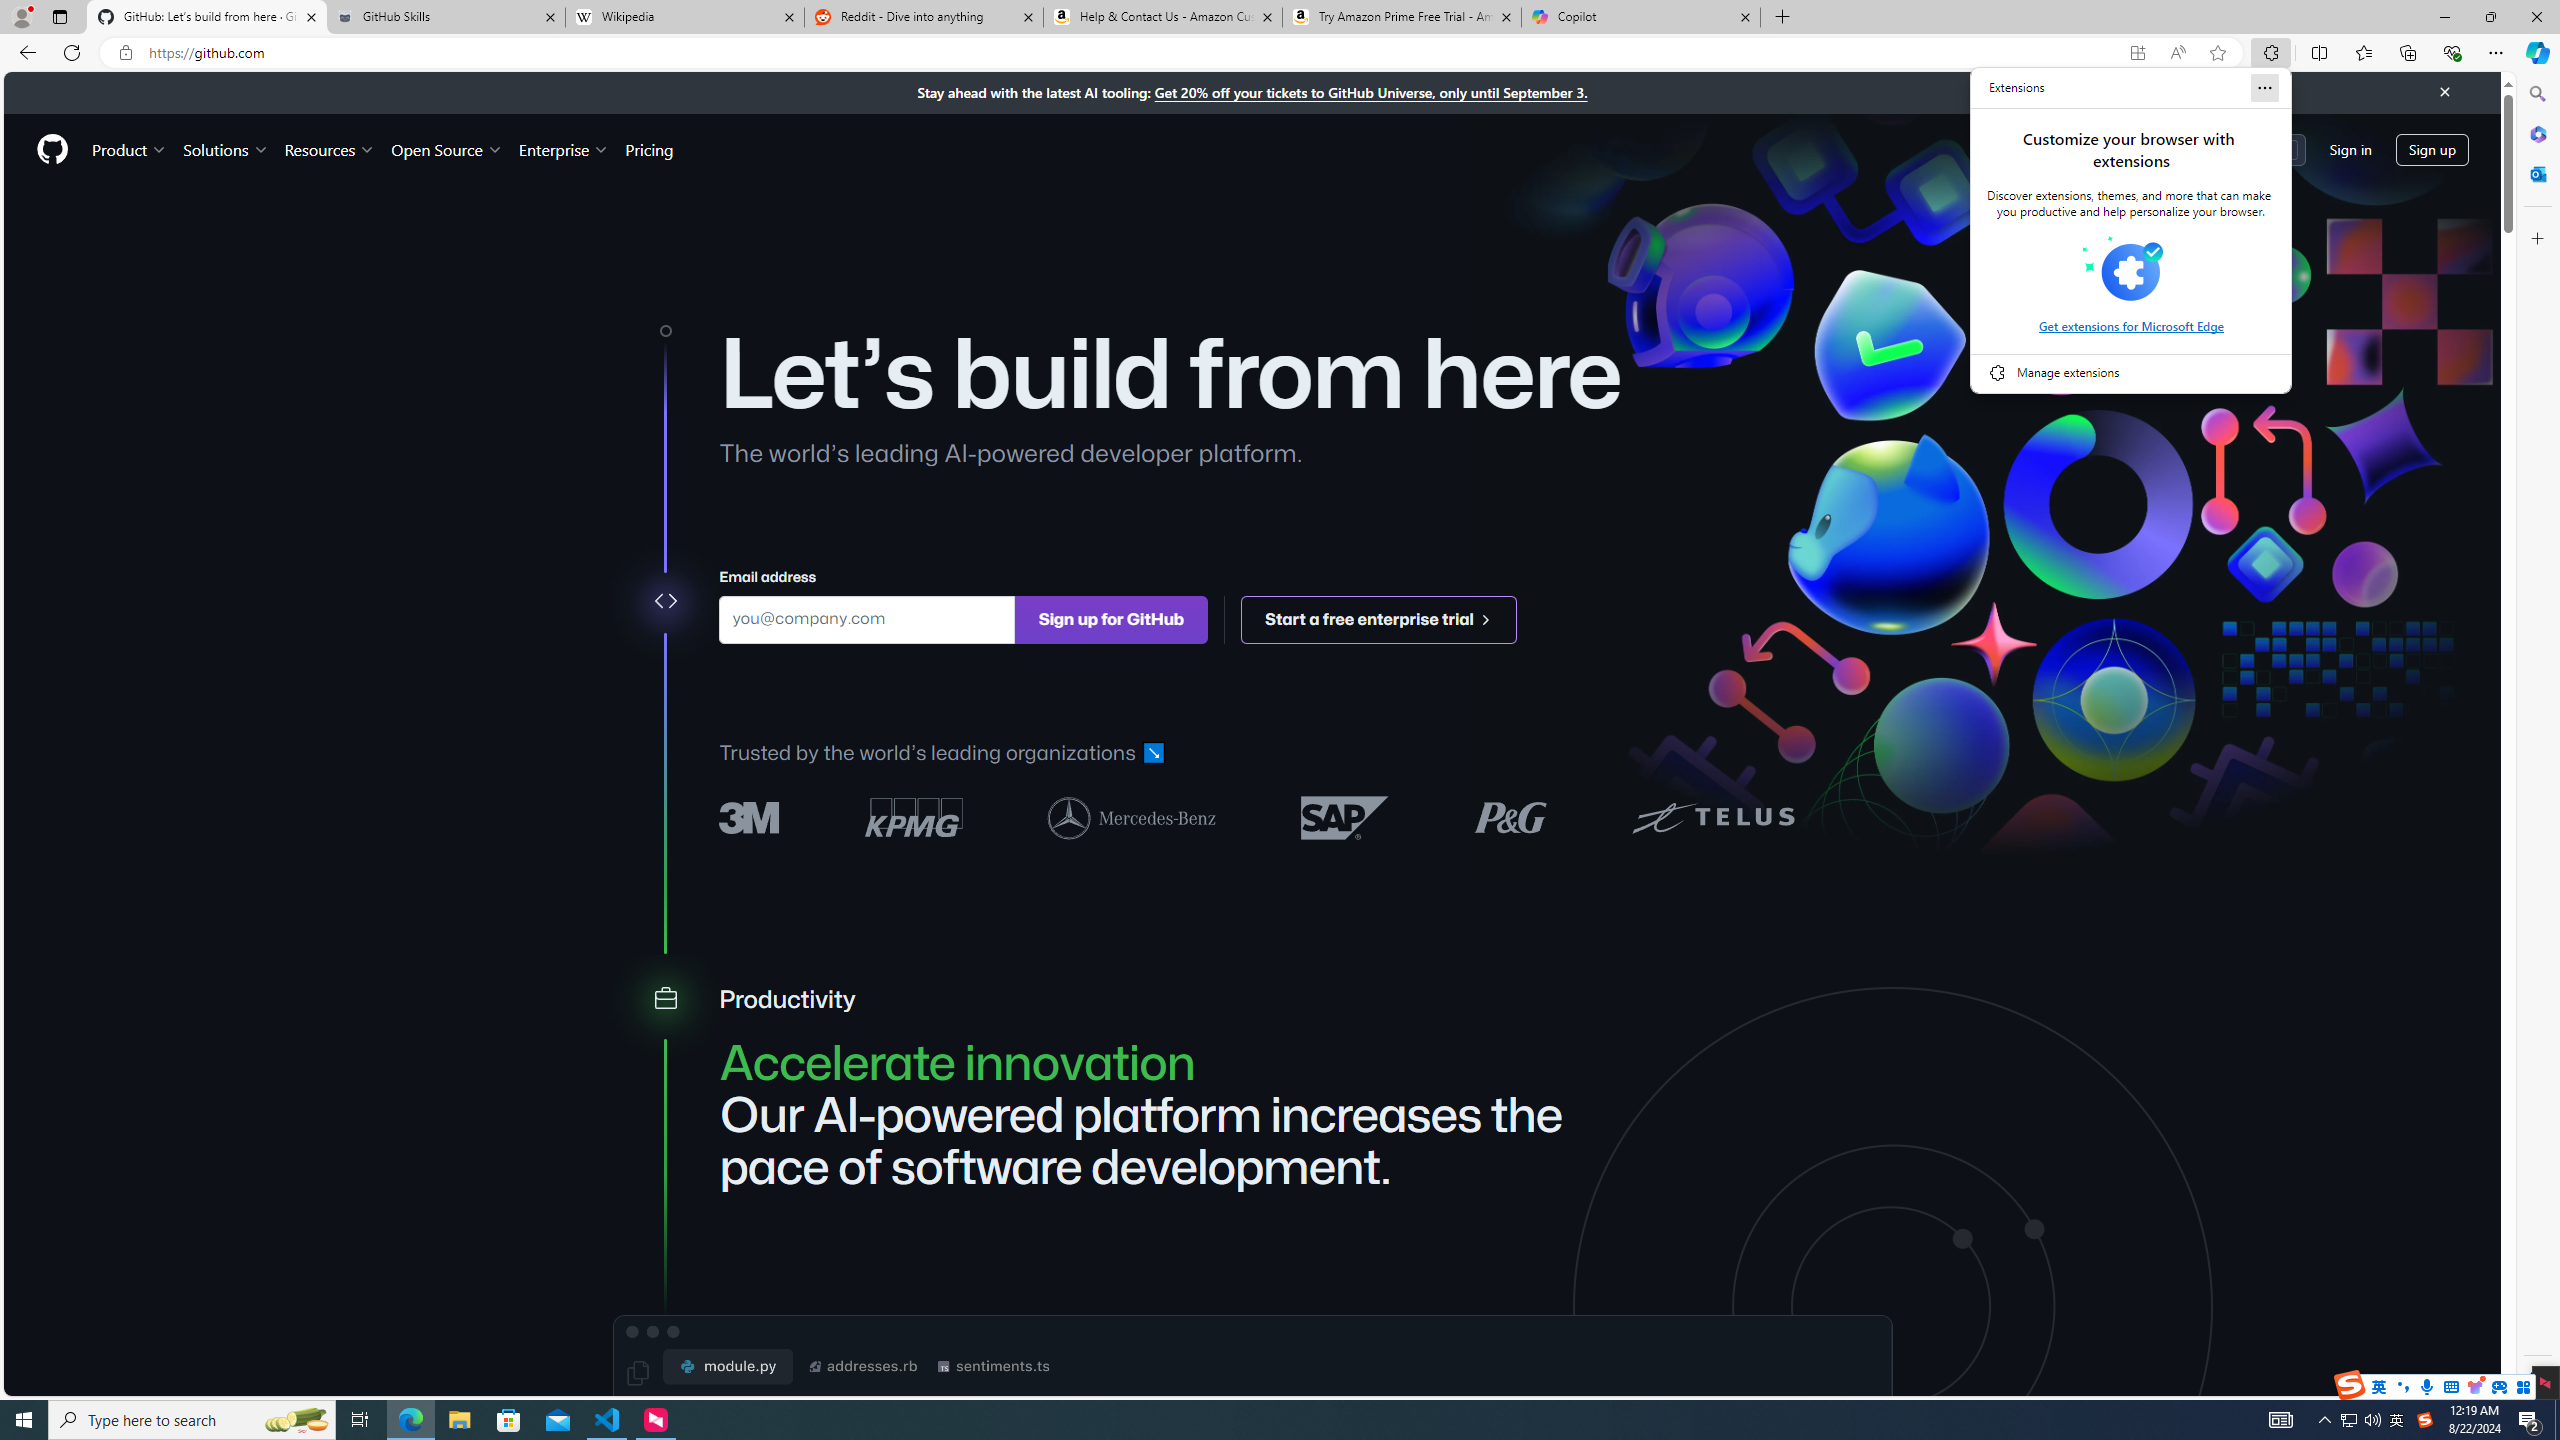 The width and height of the screenshot is (2560, 1440). I want to click on 'Microsoft Store', so click(509, 1418).